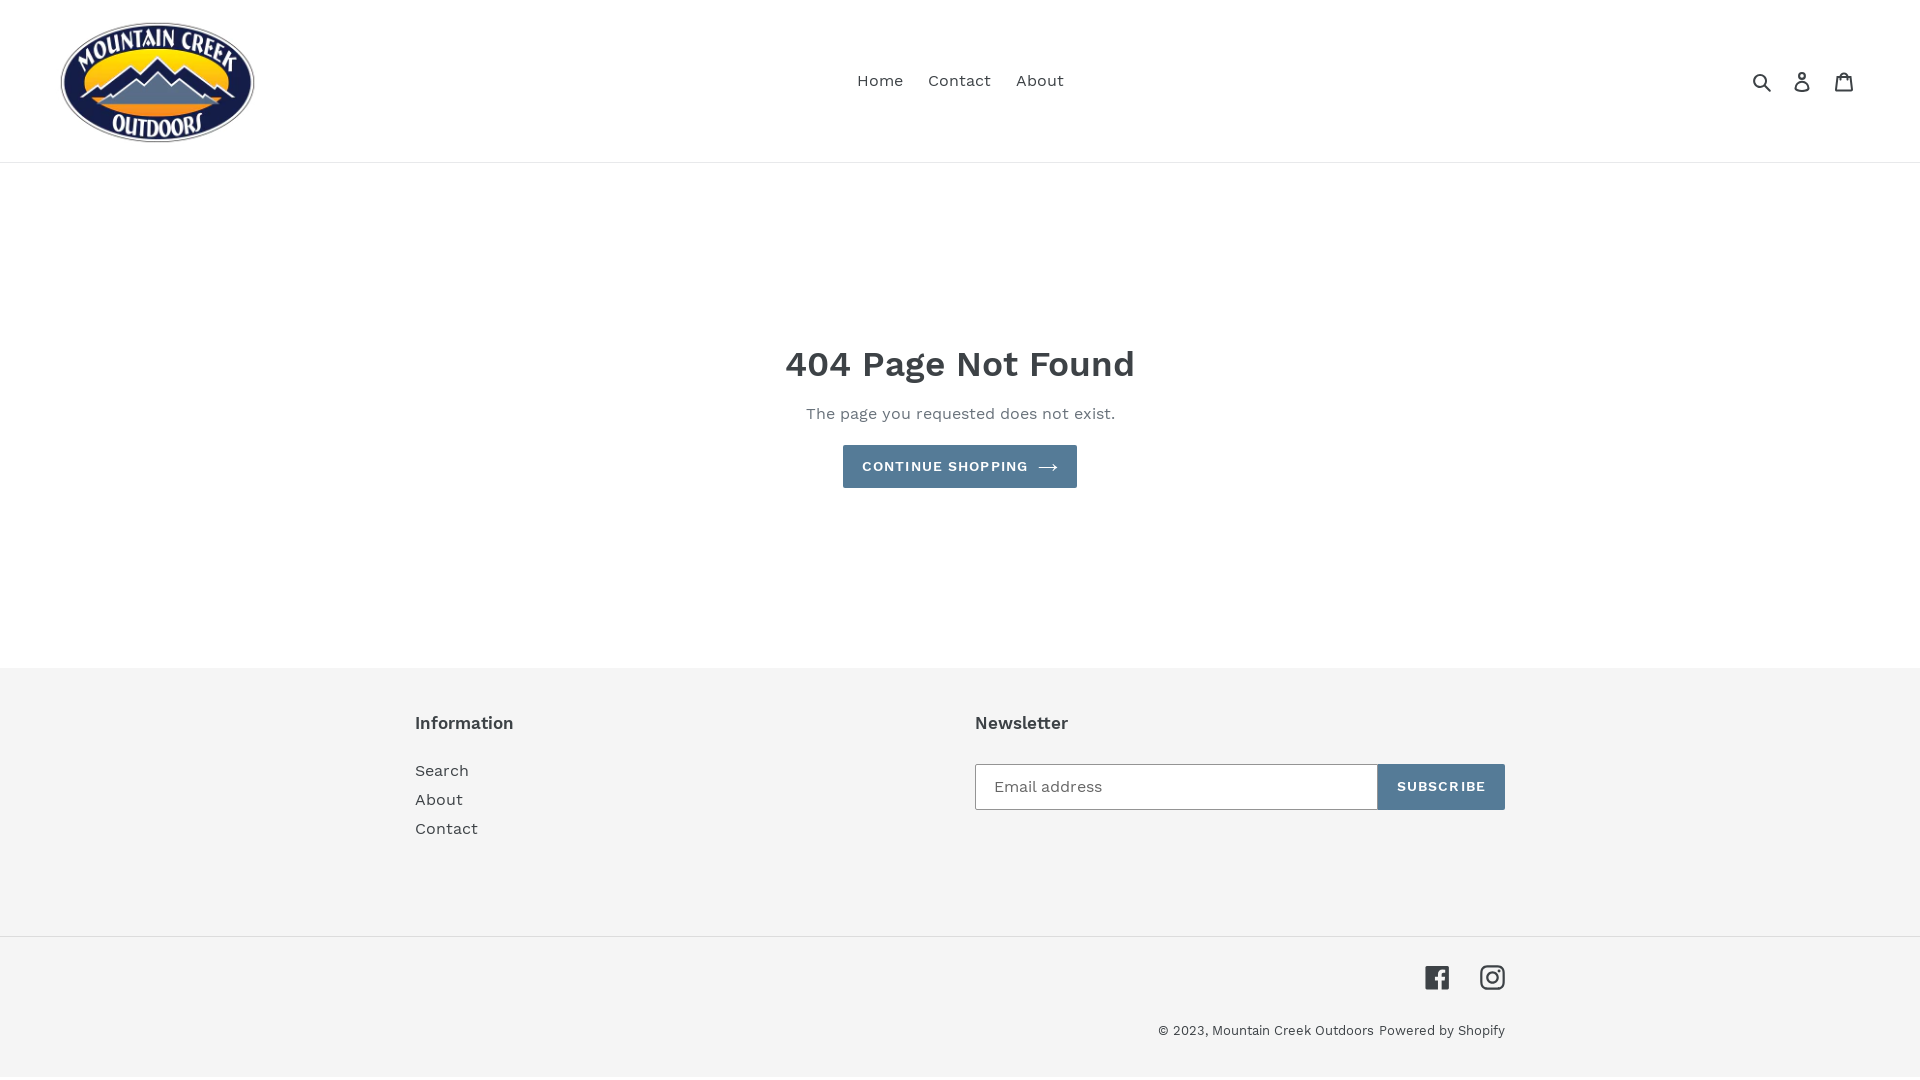 The width and height of the screenshot is (1920, 1080). Describe the element at coordinates (1436, 977) in the screenshot. I see `'Facebook'` at that location.